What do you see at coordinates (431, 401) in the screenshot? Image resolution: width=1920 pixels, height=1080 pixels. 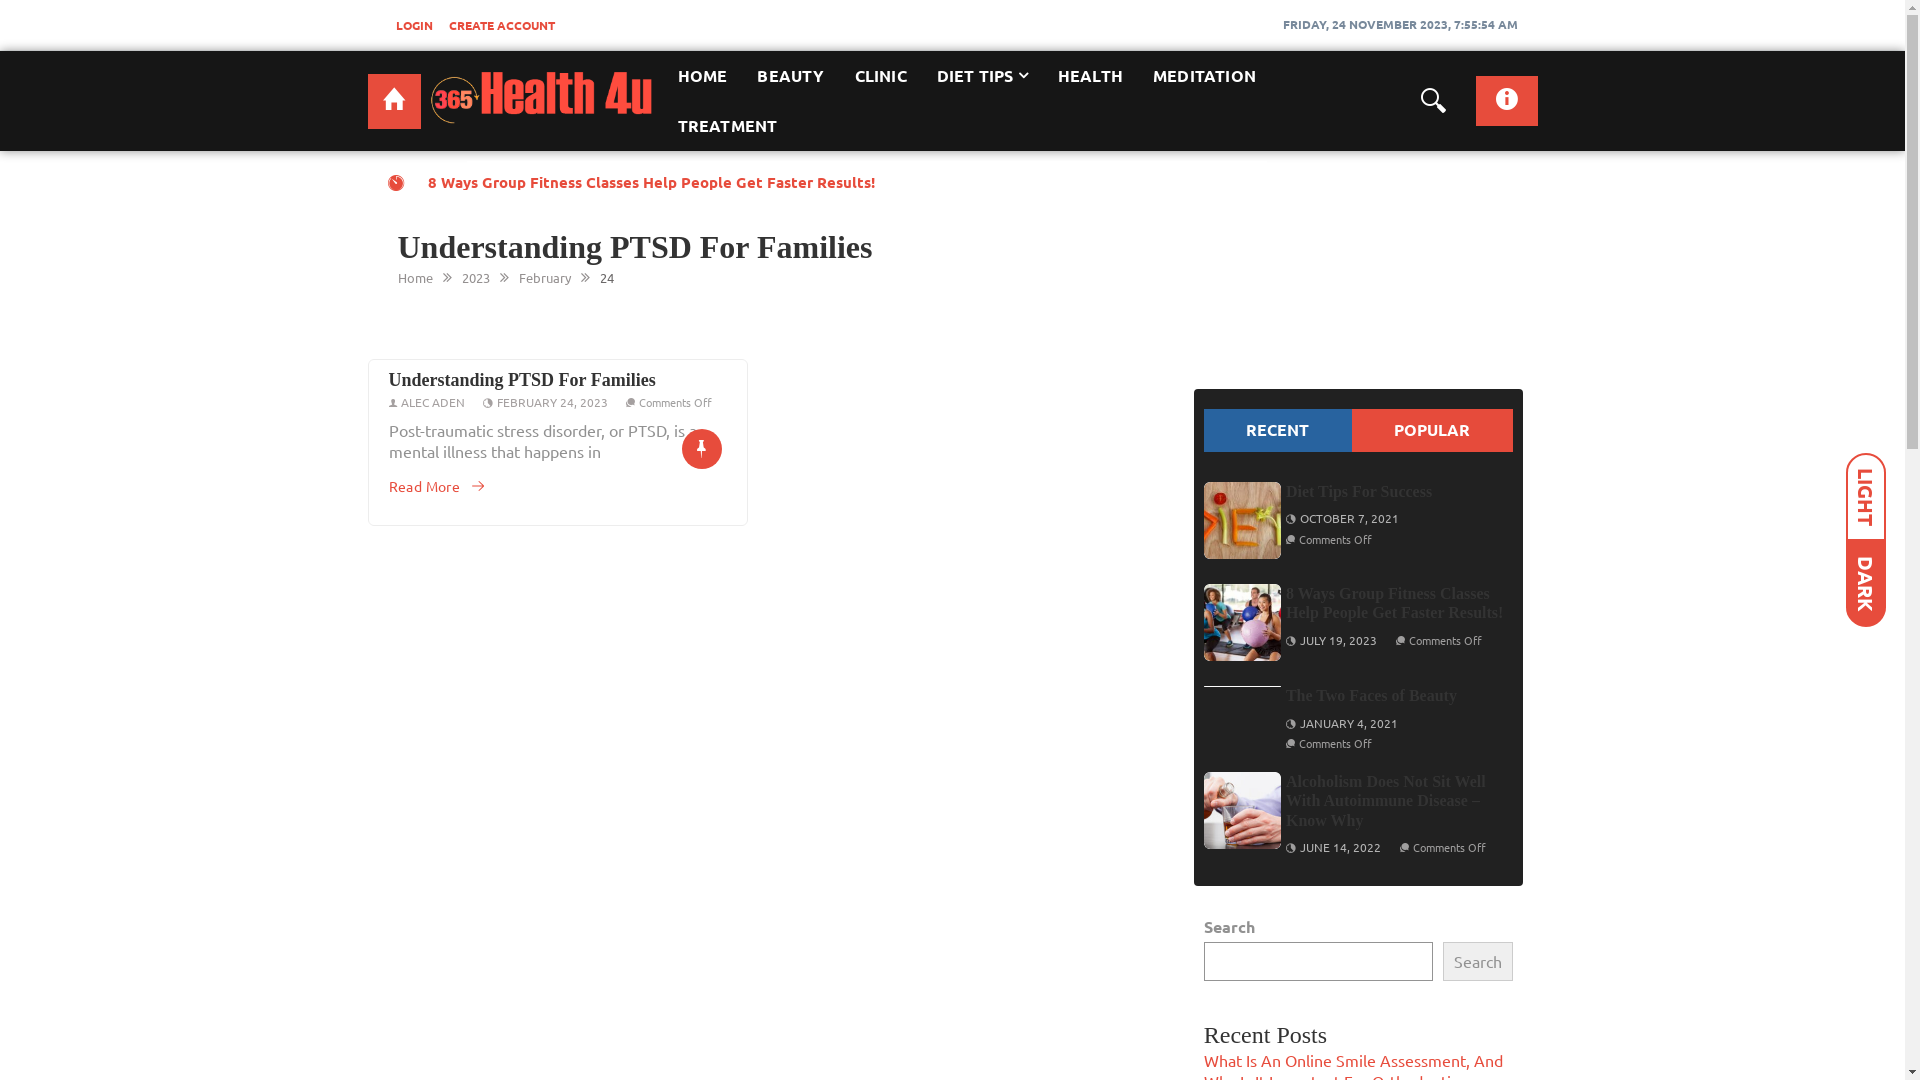 I see `'ALEC ADEN'` at bounding box center [431, 401].